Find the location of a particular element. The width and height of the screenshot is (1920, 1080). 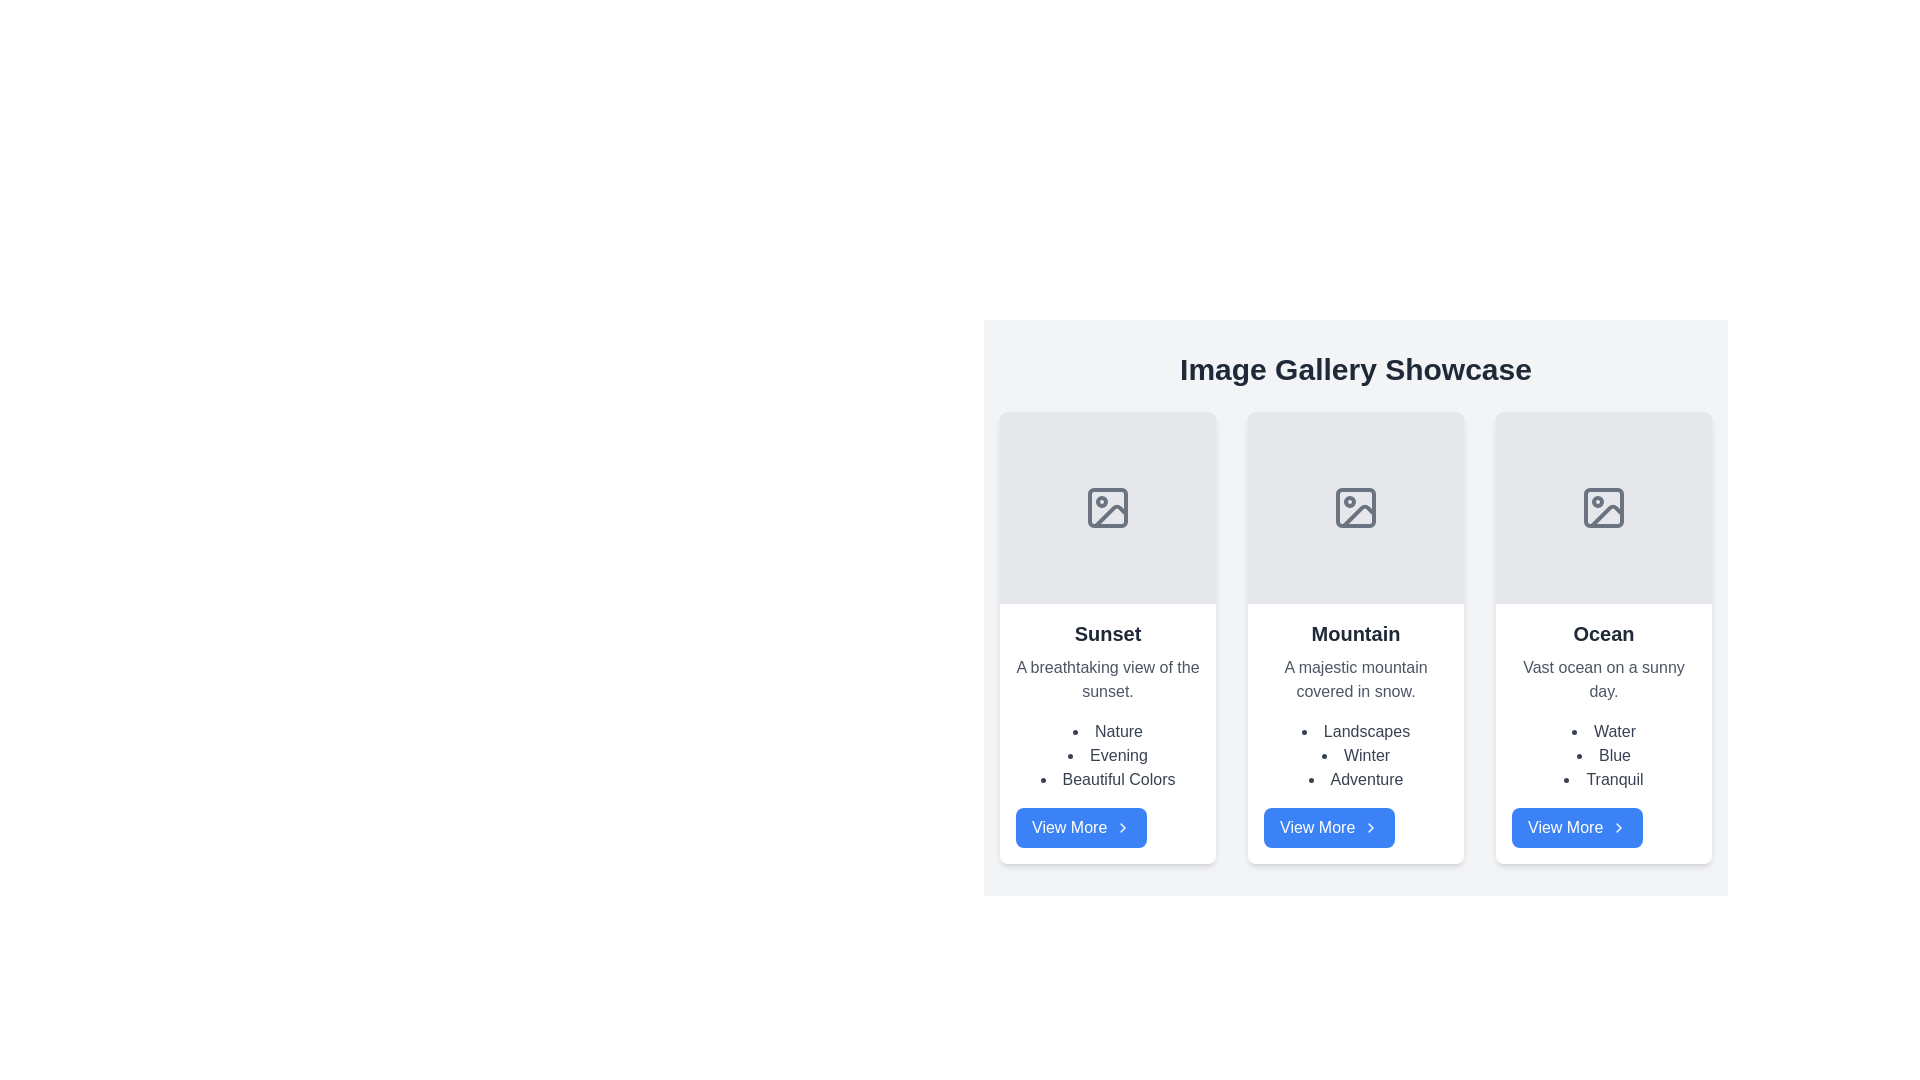

the muted gray text label that reads 'A majestic mountain covered in snow.', located centrally below the 'Mountain' heading in the middle card of a three-card gallery layout is located at coordinates (1356, 678).